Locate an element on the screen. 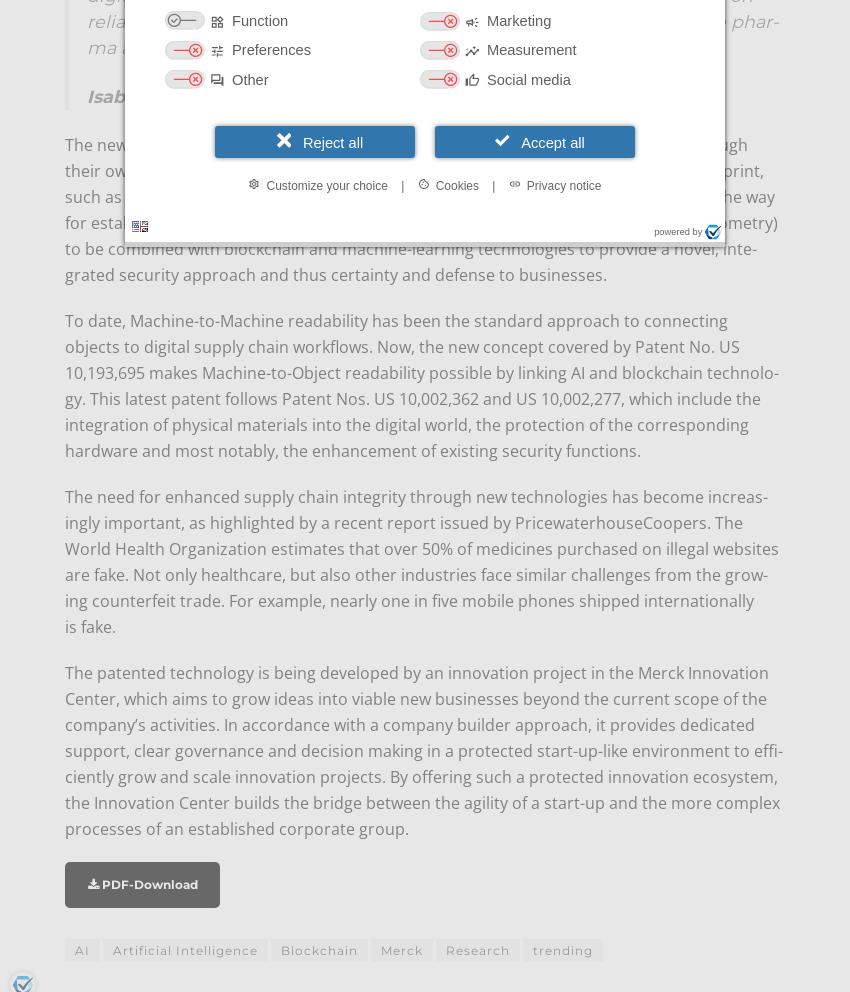 This screenshot has width=850, height=992. 'PDF-Download' is located at coordinates (147, 884).